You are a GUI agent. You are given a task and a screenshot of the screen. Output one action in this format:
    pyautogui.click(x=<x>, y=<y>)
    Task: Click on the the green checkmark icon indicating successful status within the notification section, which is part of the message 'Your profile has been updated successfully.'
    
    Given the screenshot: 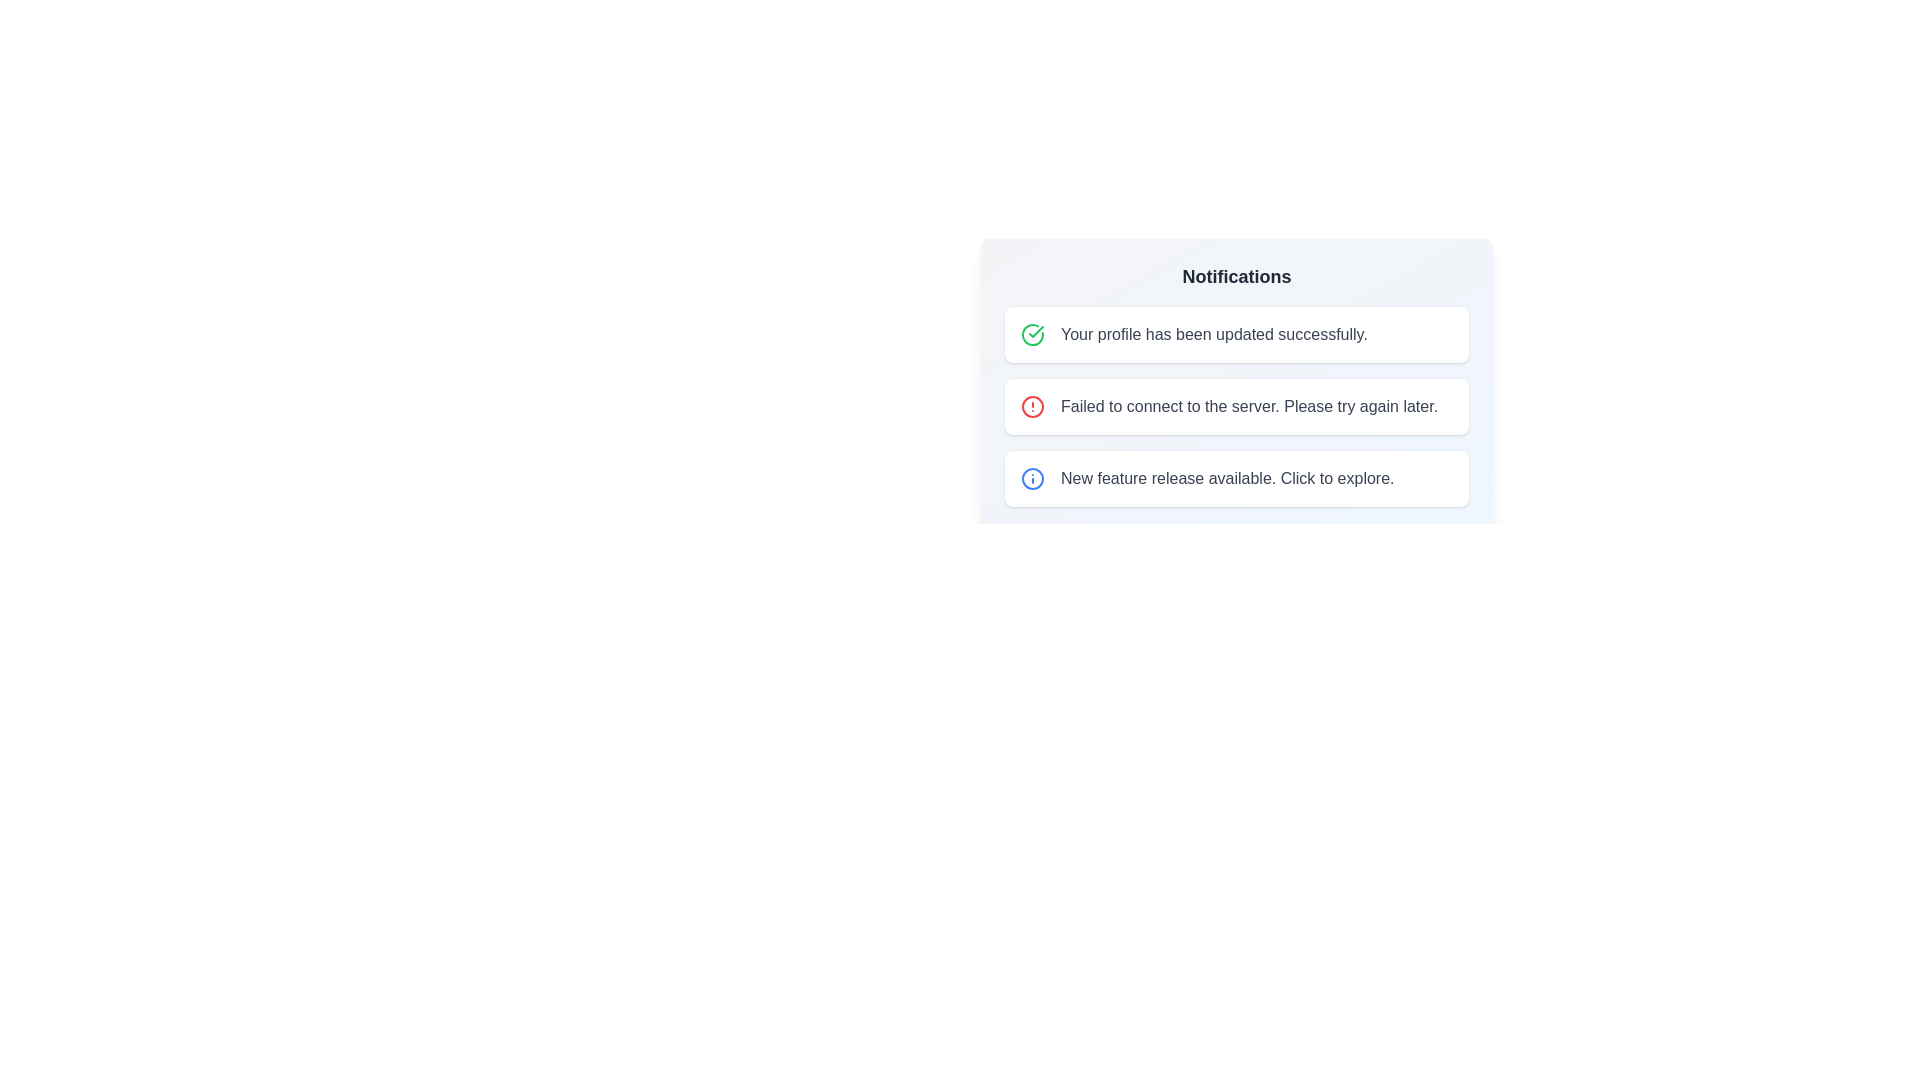 What is the action you would take?
    pyautogui.click(x=1036, y=330)
    